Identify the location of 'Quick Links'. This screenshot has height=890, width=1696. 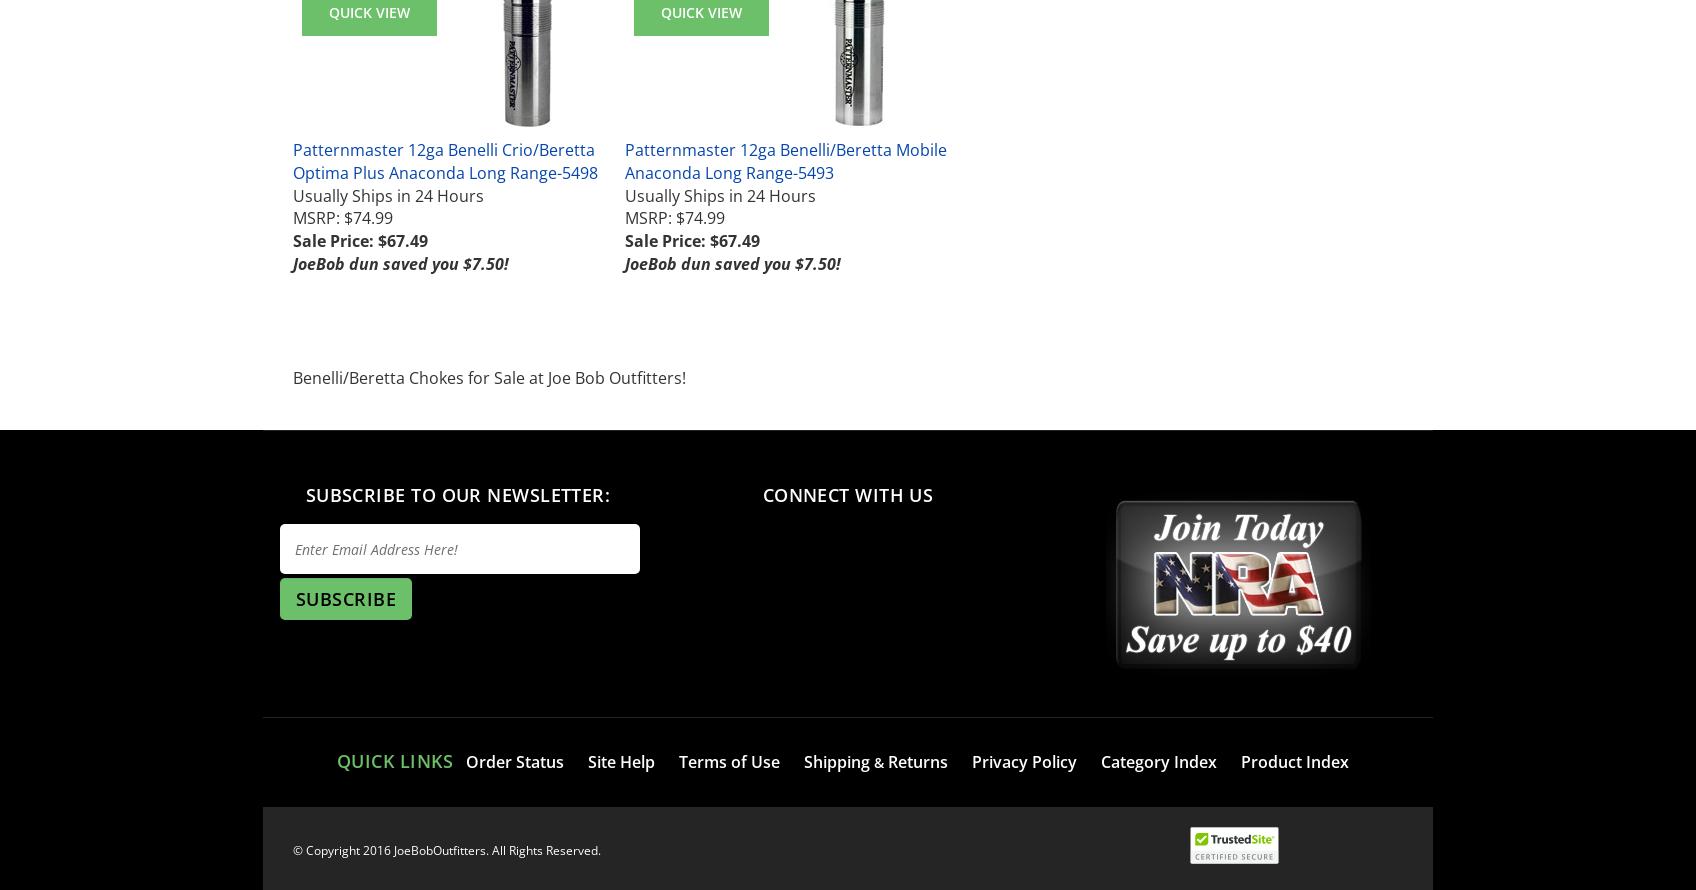
(393, 761).